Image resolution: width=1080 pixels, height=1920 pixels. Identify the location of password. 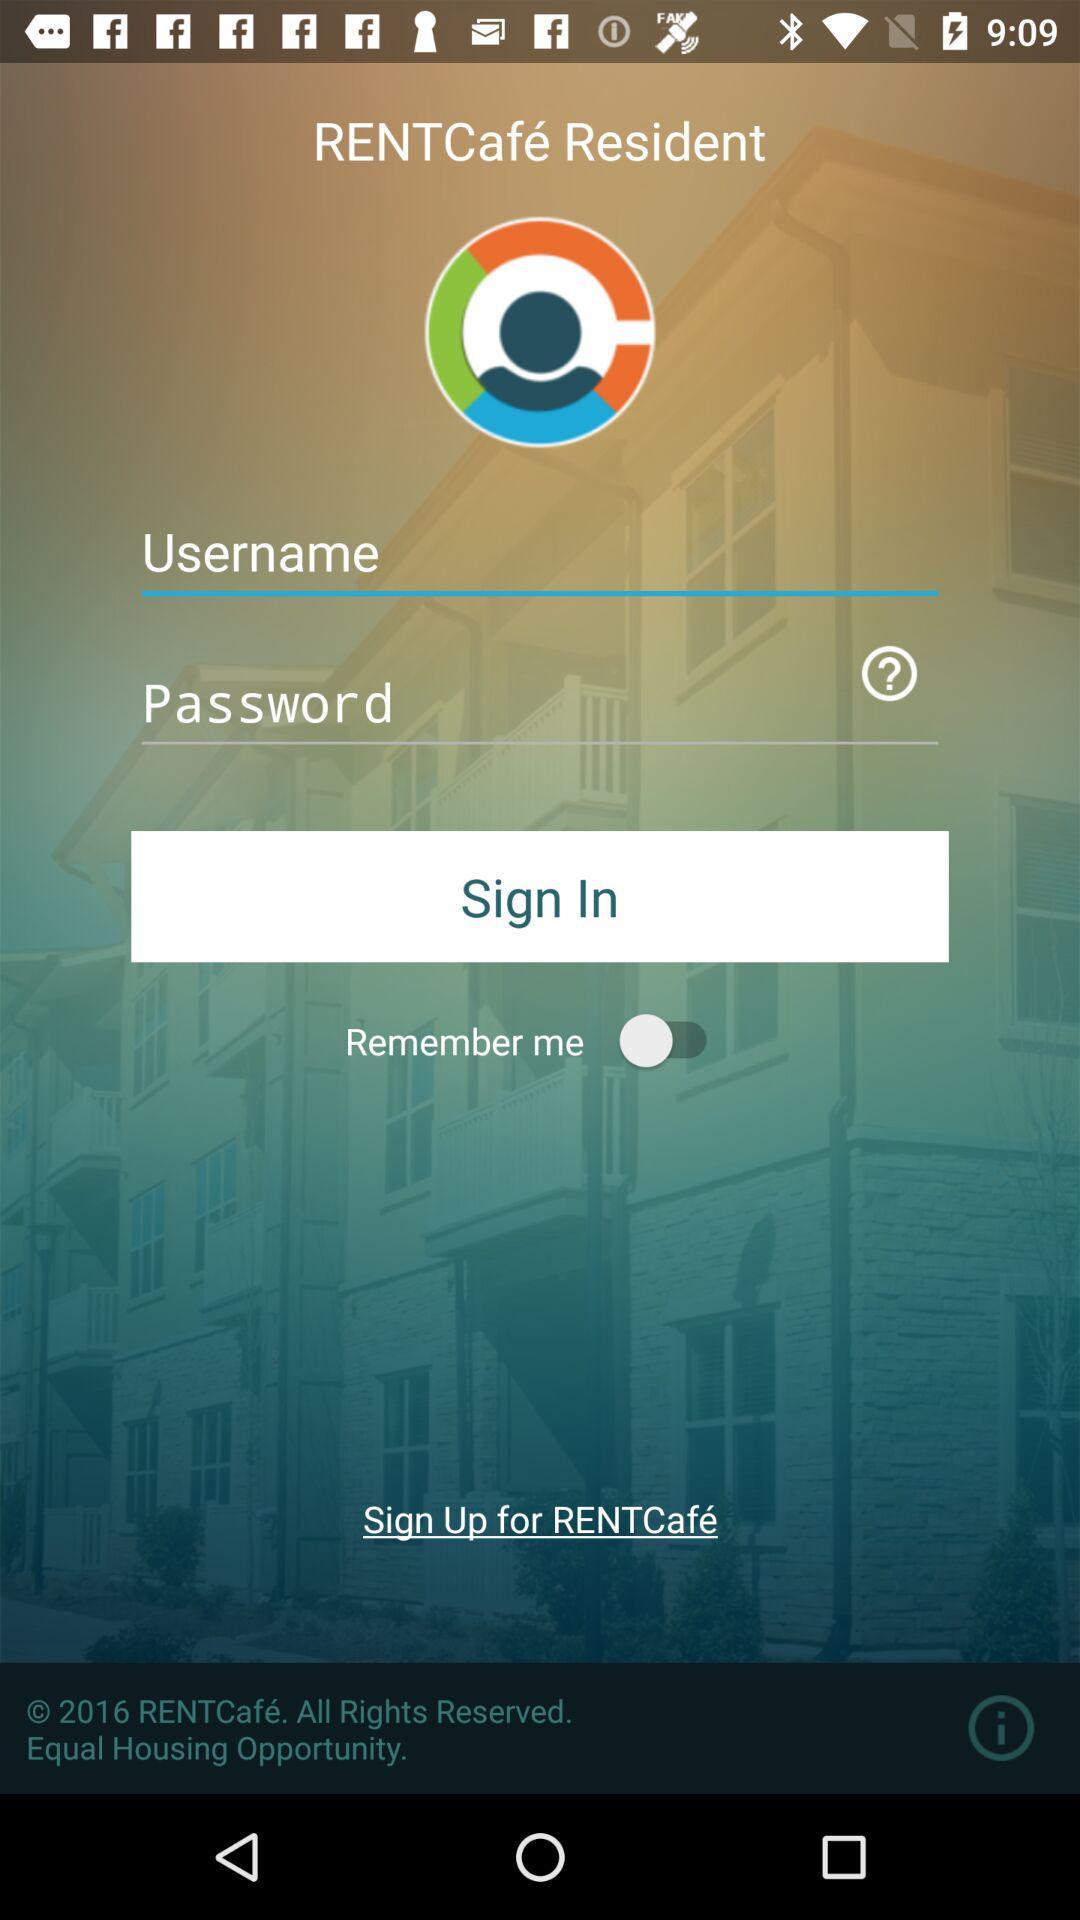
(540, 702).